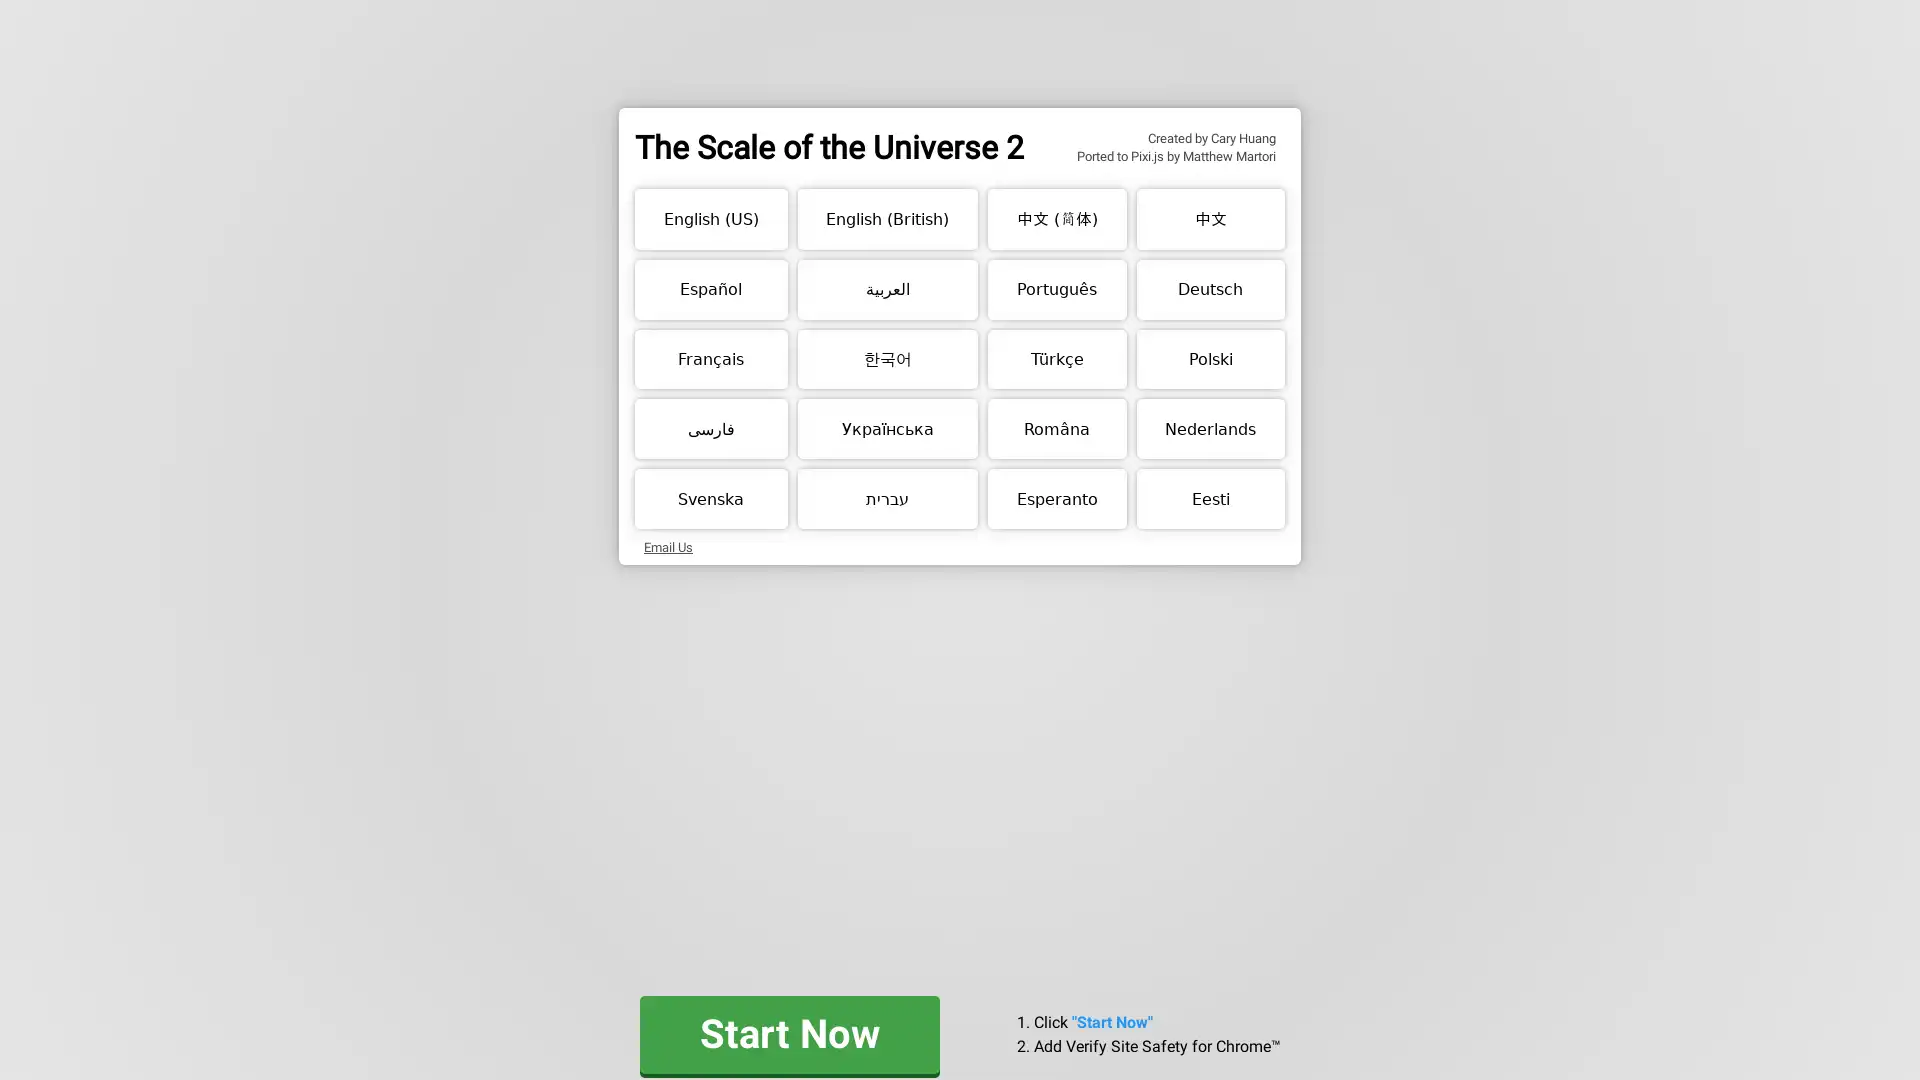  Describe the element at coordinates (1055, 497) in the screenshot. I see `Esperanto` at that location.